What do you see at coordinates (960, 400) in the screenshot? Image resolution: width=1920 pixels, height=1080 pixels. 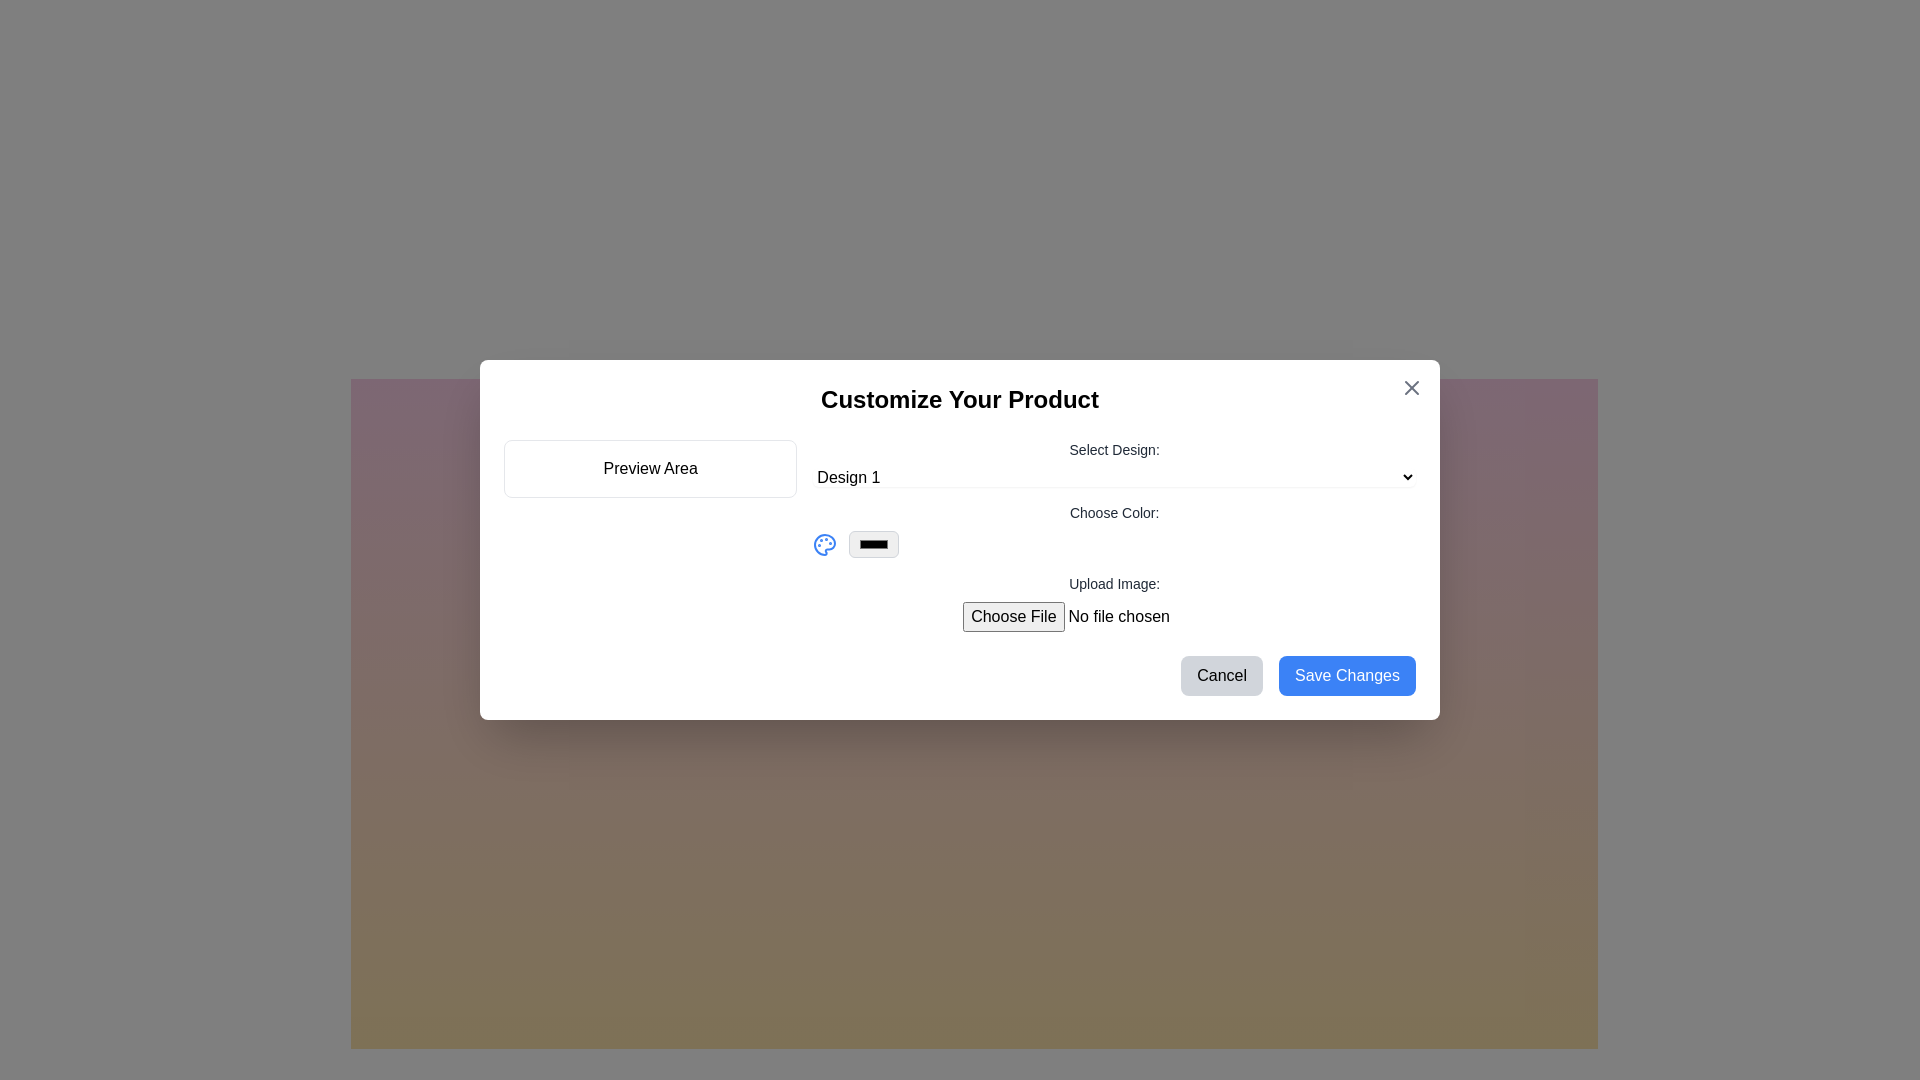 I see `the header element displaying the text 'Customize Your Product', which is a large, bold, centered title in black color` at bounding box center [960, 400].